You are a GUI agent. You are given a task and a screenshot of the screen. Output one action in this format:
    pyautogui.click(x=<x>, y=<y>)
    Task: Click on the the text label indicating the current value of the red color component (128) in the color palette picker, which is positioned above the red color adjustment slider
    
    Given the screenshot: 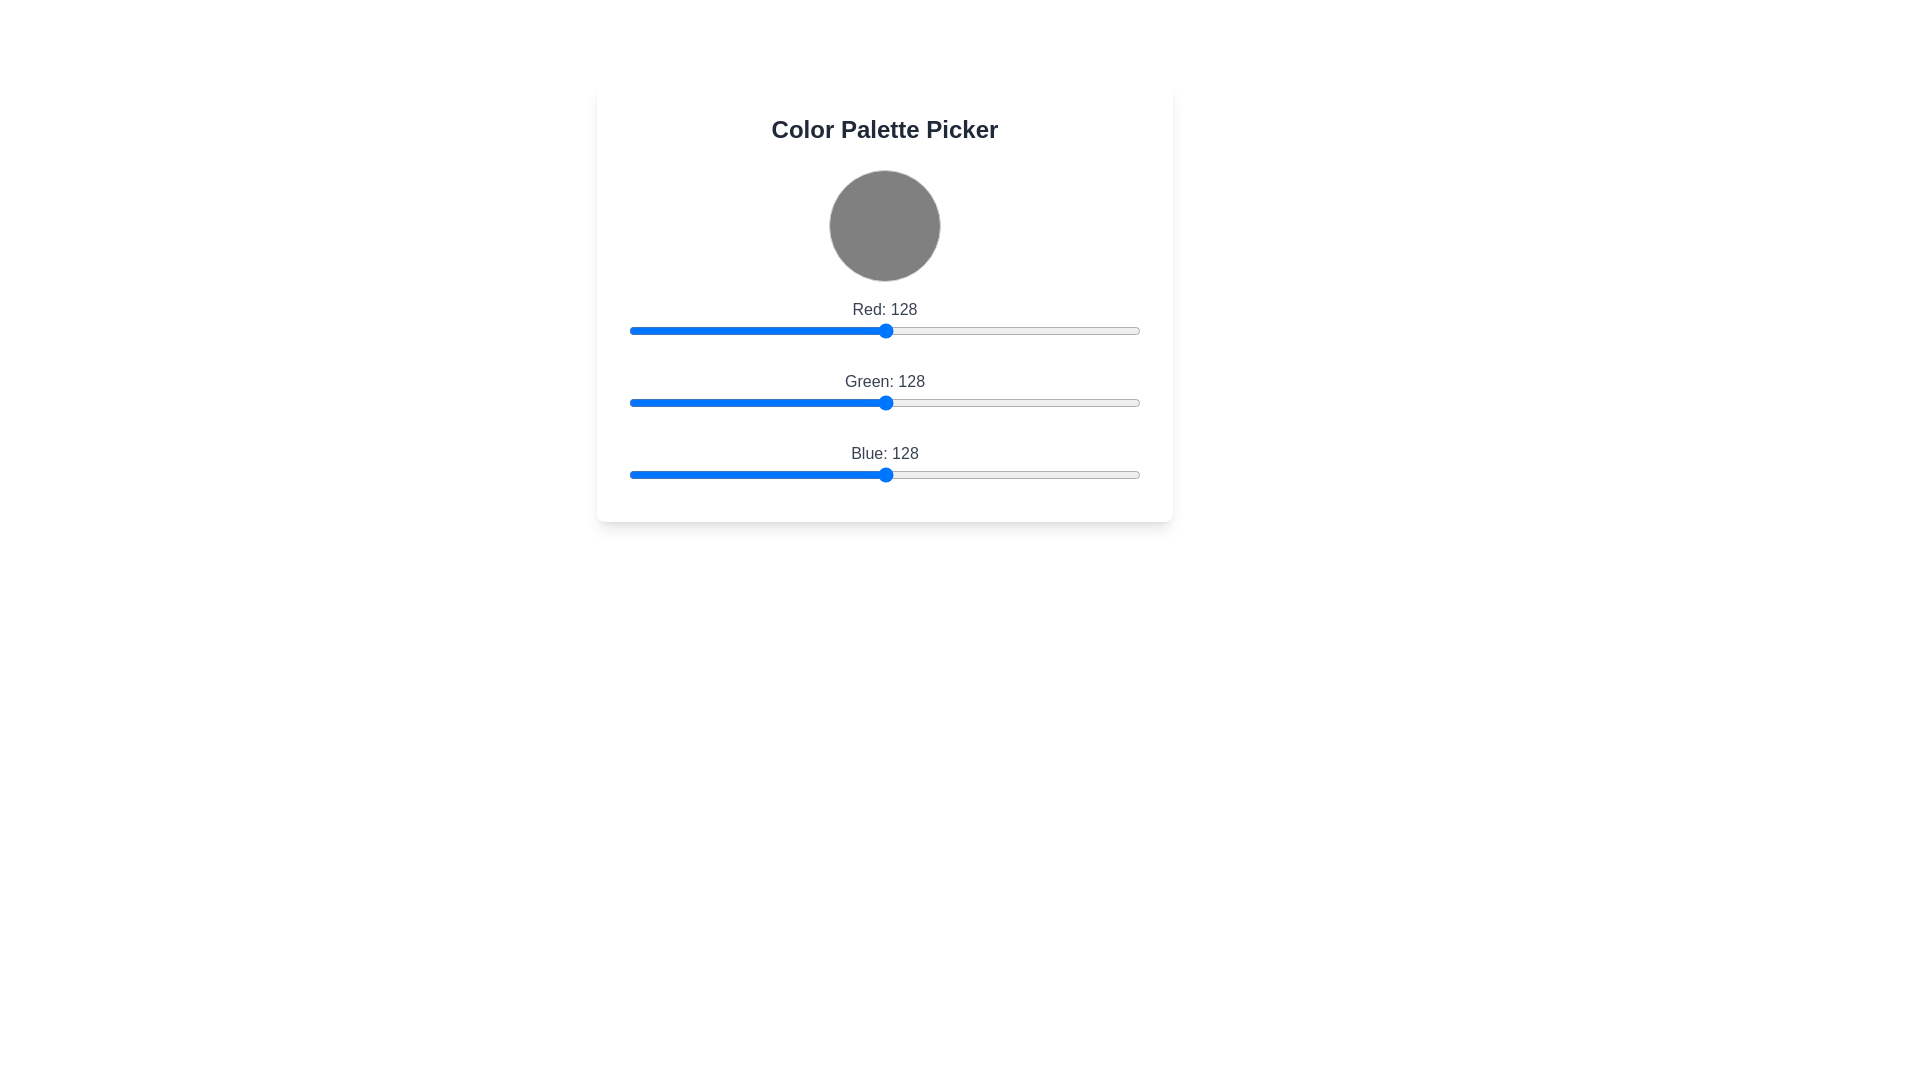 What is the action you would take?
    pyautogui.click(x=883, y=309)
    